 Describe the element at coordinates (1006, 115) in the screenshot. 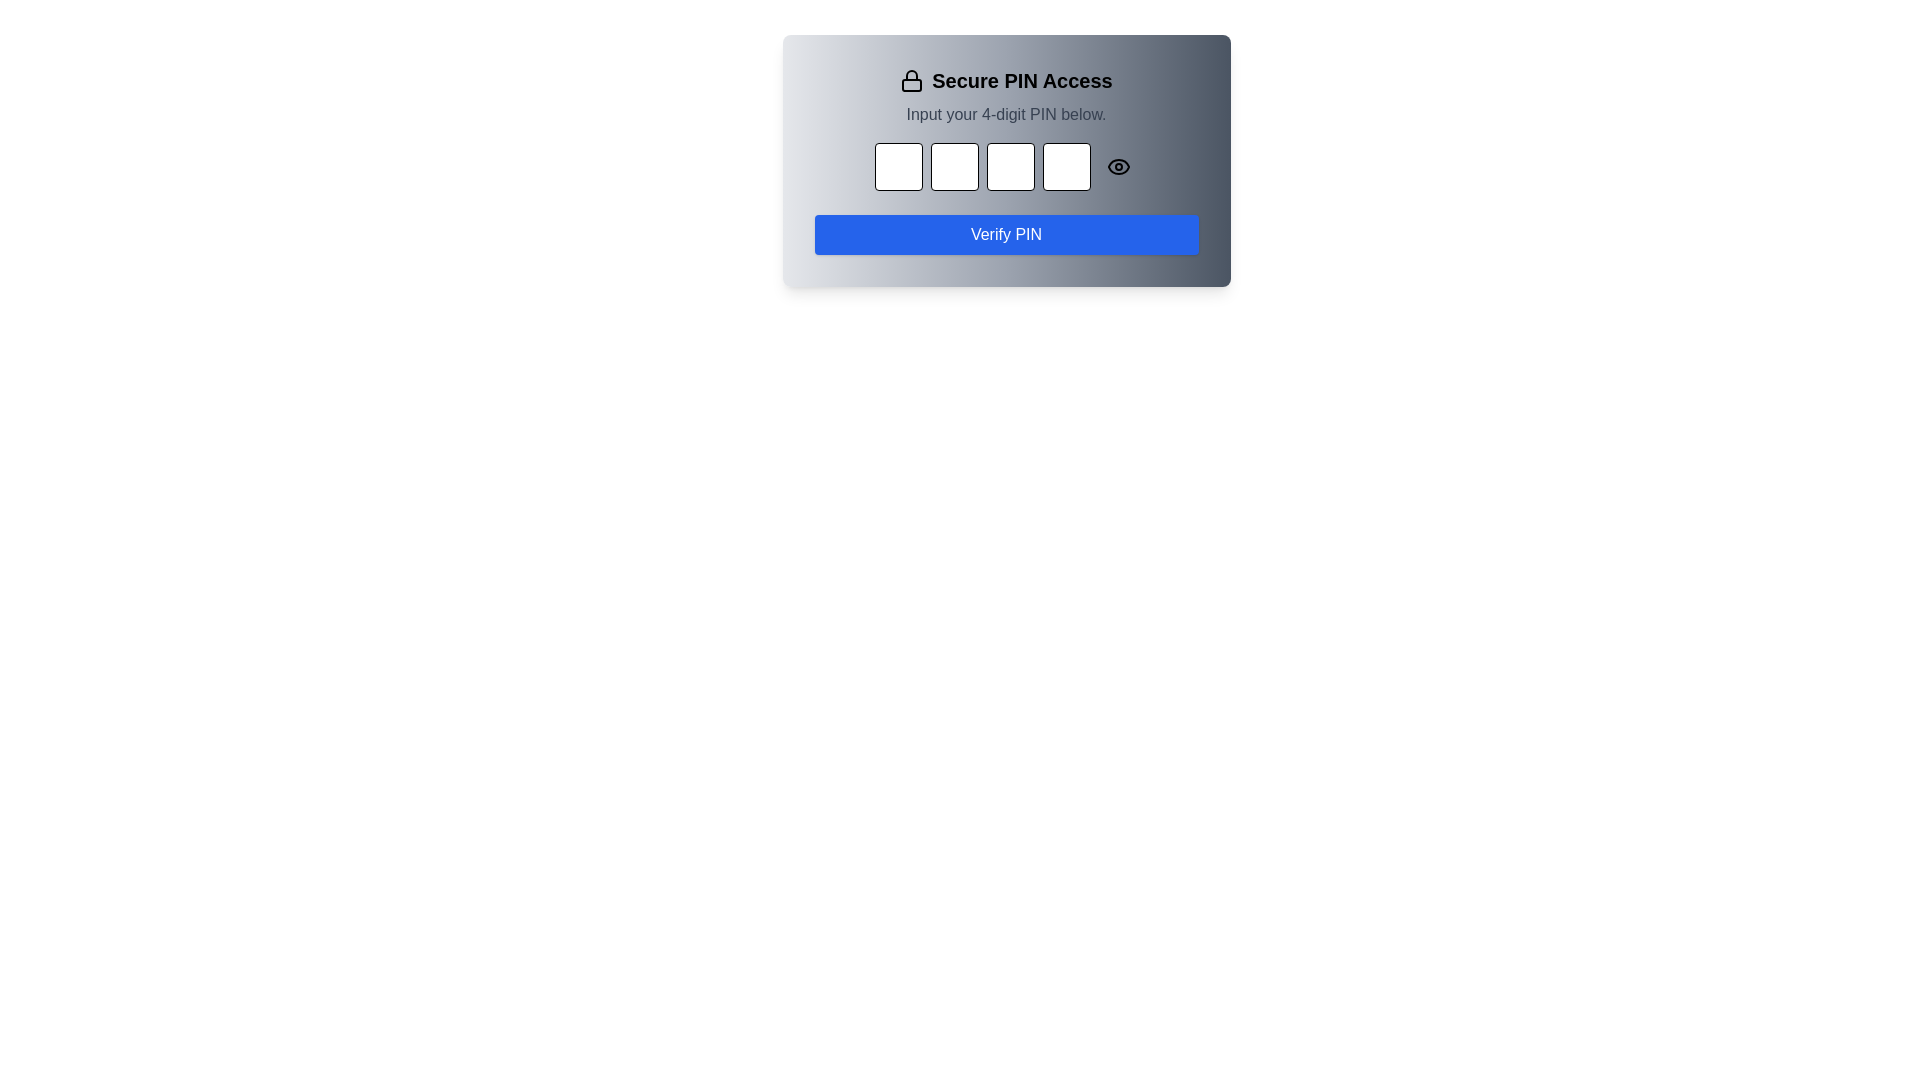

I see `the instructional text label that guides the user to enter their 4-digit PIN, which is positioned beneath the header 'Secure PIN Access'` at that location.